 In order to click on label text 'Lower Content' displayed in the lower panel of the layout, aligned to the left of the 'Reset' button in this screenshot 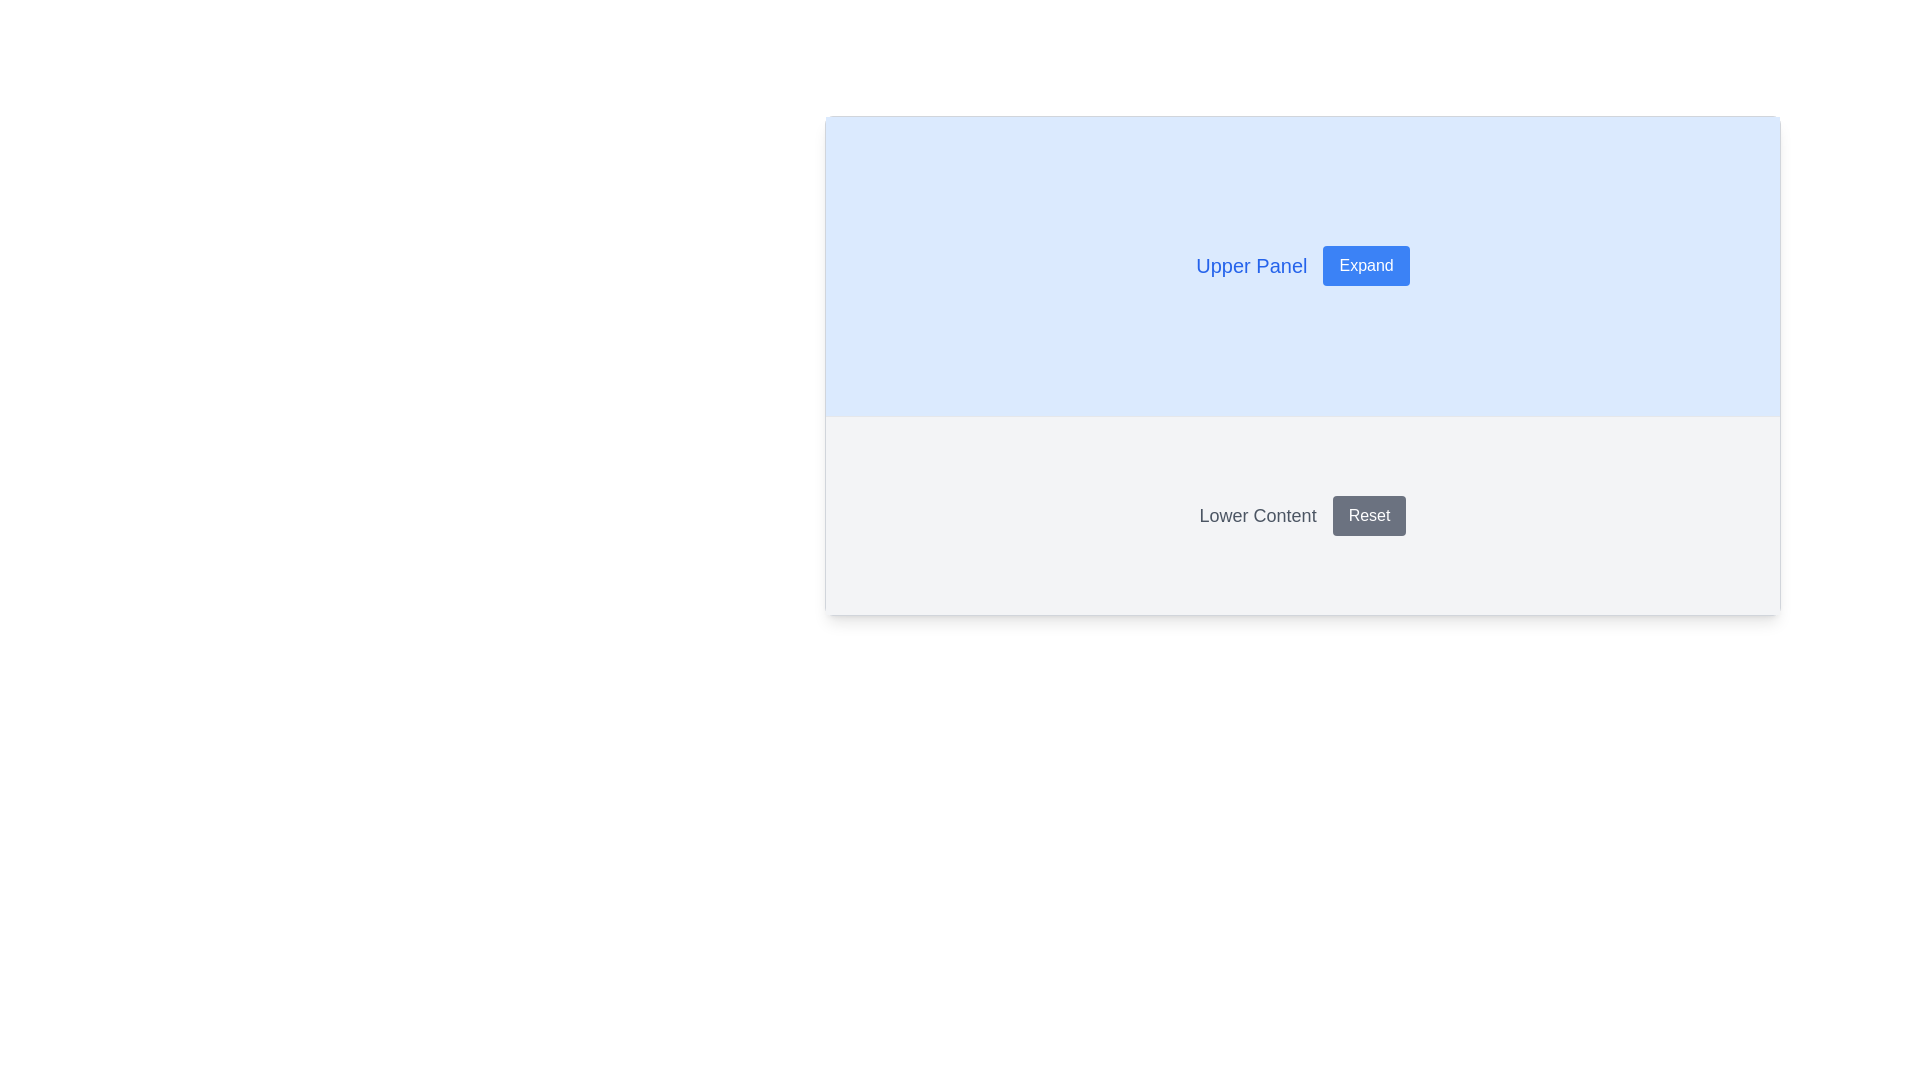, I will do `click(1257, 514)`.